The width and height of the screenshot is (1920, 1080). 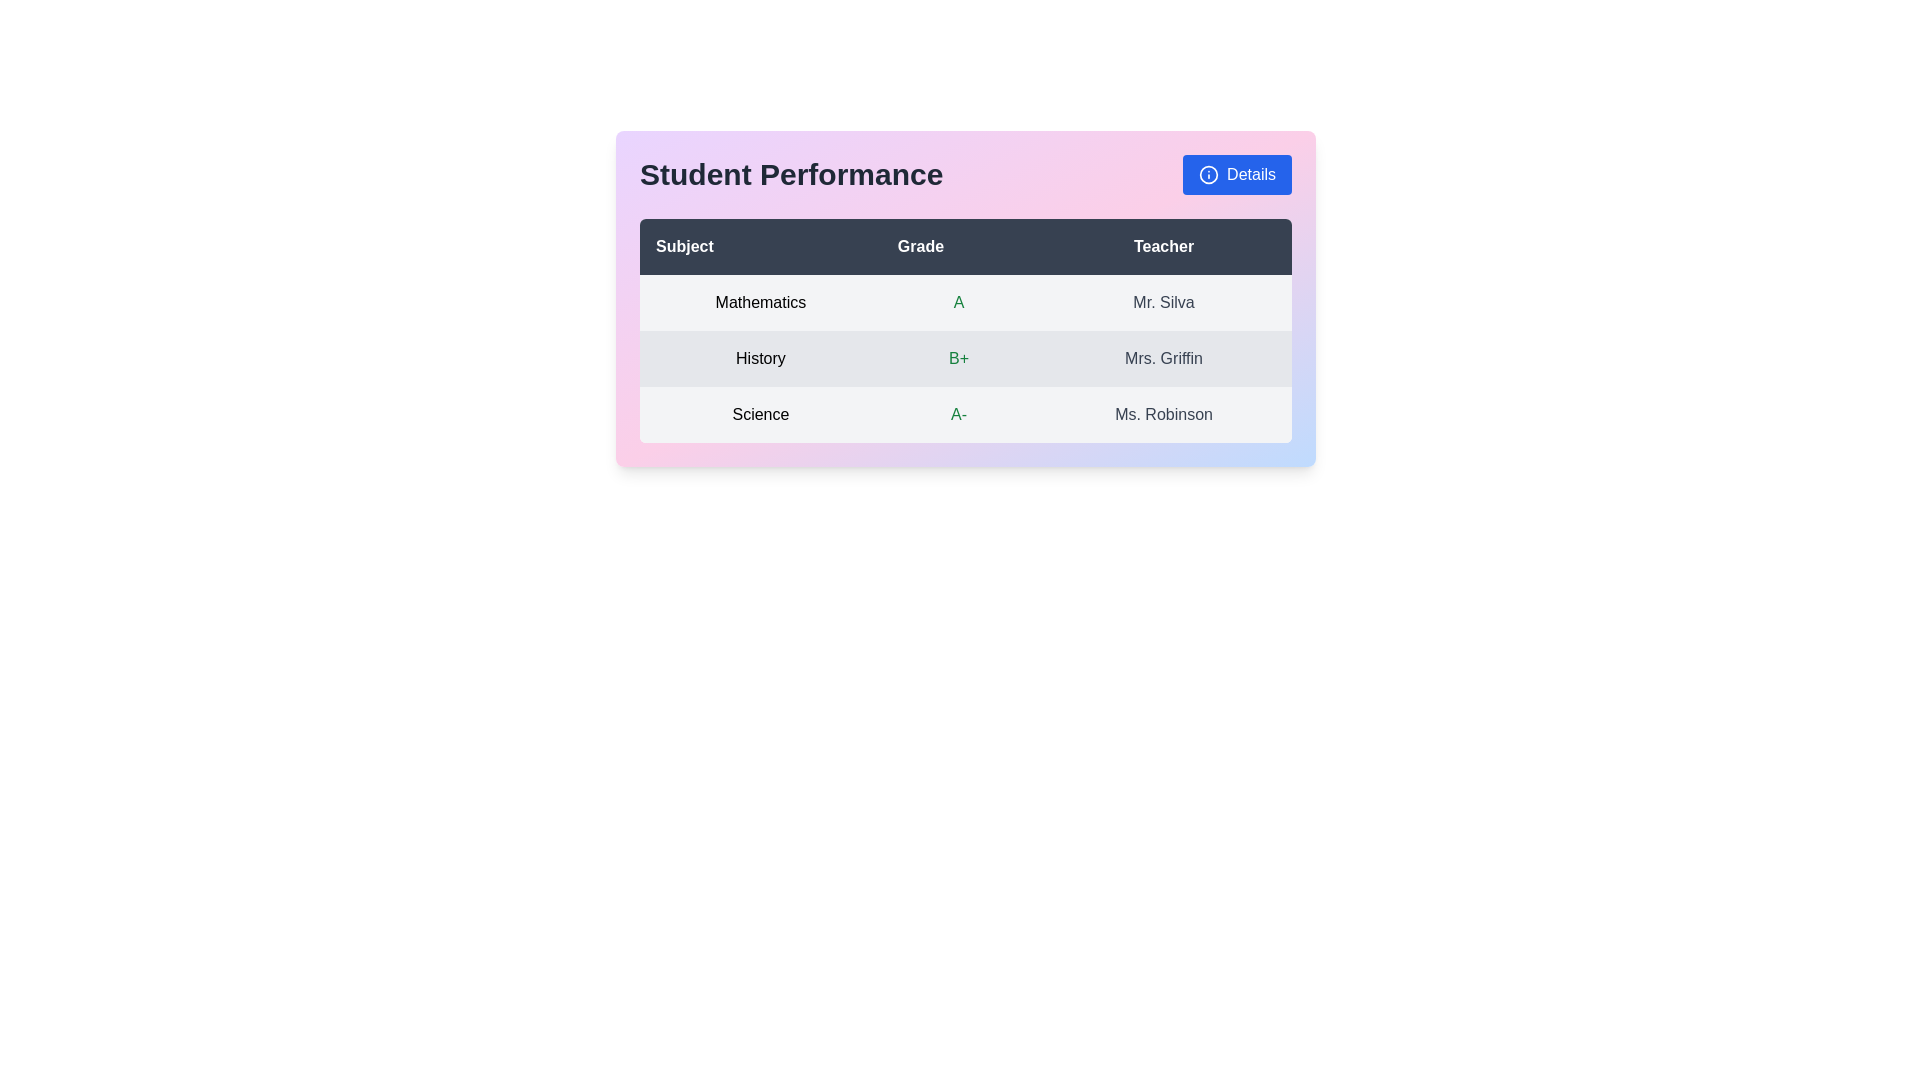 What do you see at coordinates (958, 357) in the screenshot?
I see `the text label displaying 'B+' in the Grade column of the table, which is styled in green and located in the second row under the subject 'History'` at bounding box center [958, 357].